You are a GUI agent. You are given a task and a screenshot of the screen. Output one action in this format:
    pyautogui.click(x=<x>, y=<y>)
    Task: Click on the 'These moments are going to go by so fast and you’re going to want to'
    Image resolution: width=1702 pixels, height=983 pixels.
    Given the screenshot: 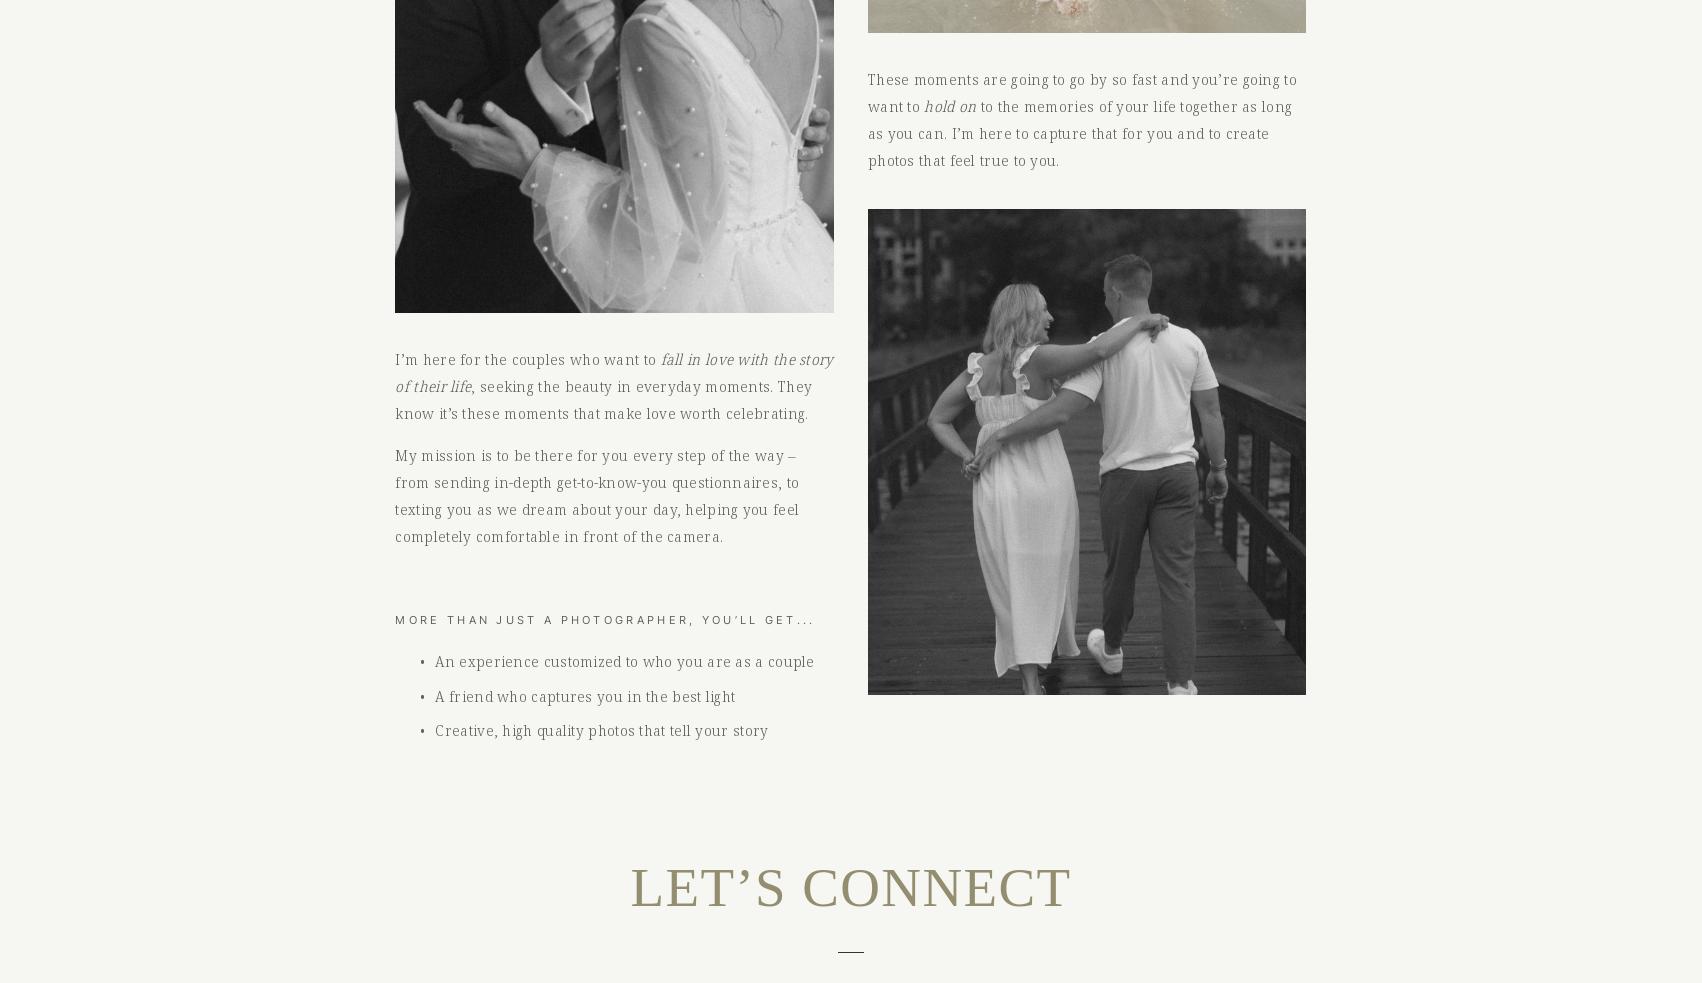 What is the action you would take?
    pyautogui.click(x=1083, y=92)
    